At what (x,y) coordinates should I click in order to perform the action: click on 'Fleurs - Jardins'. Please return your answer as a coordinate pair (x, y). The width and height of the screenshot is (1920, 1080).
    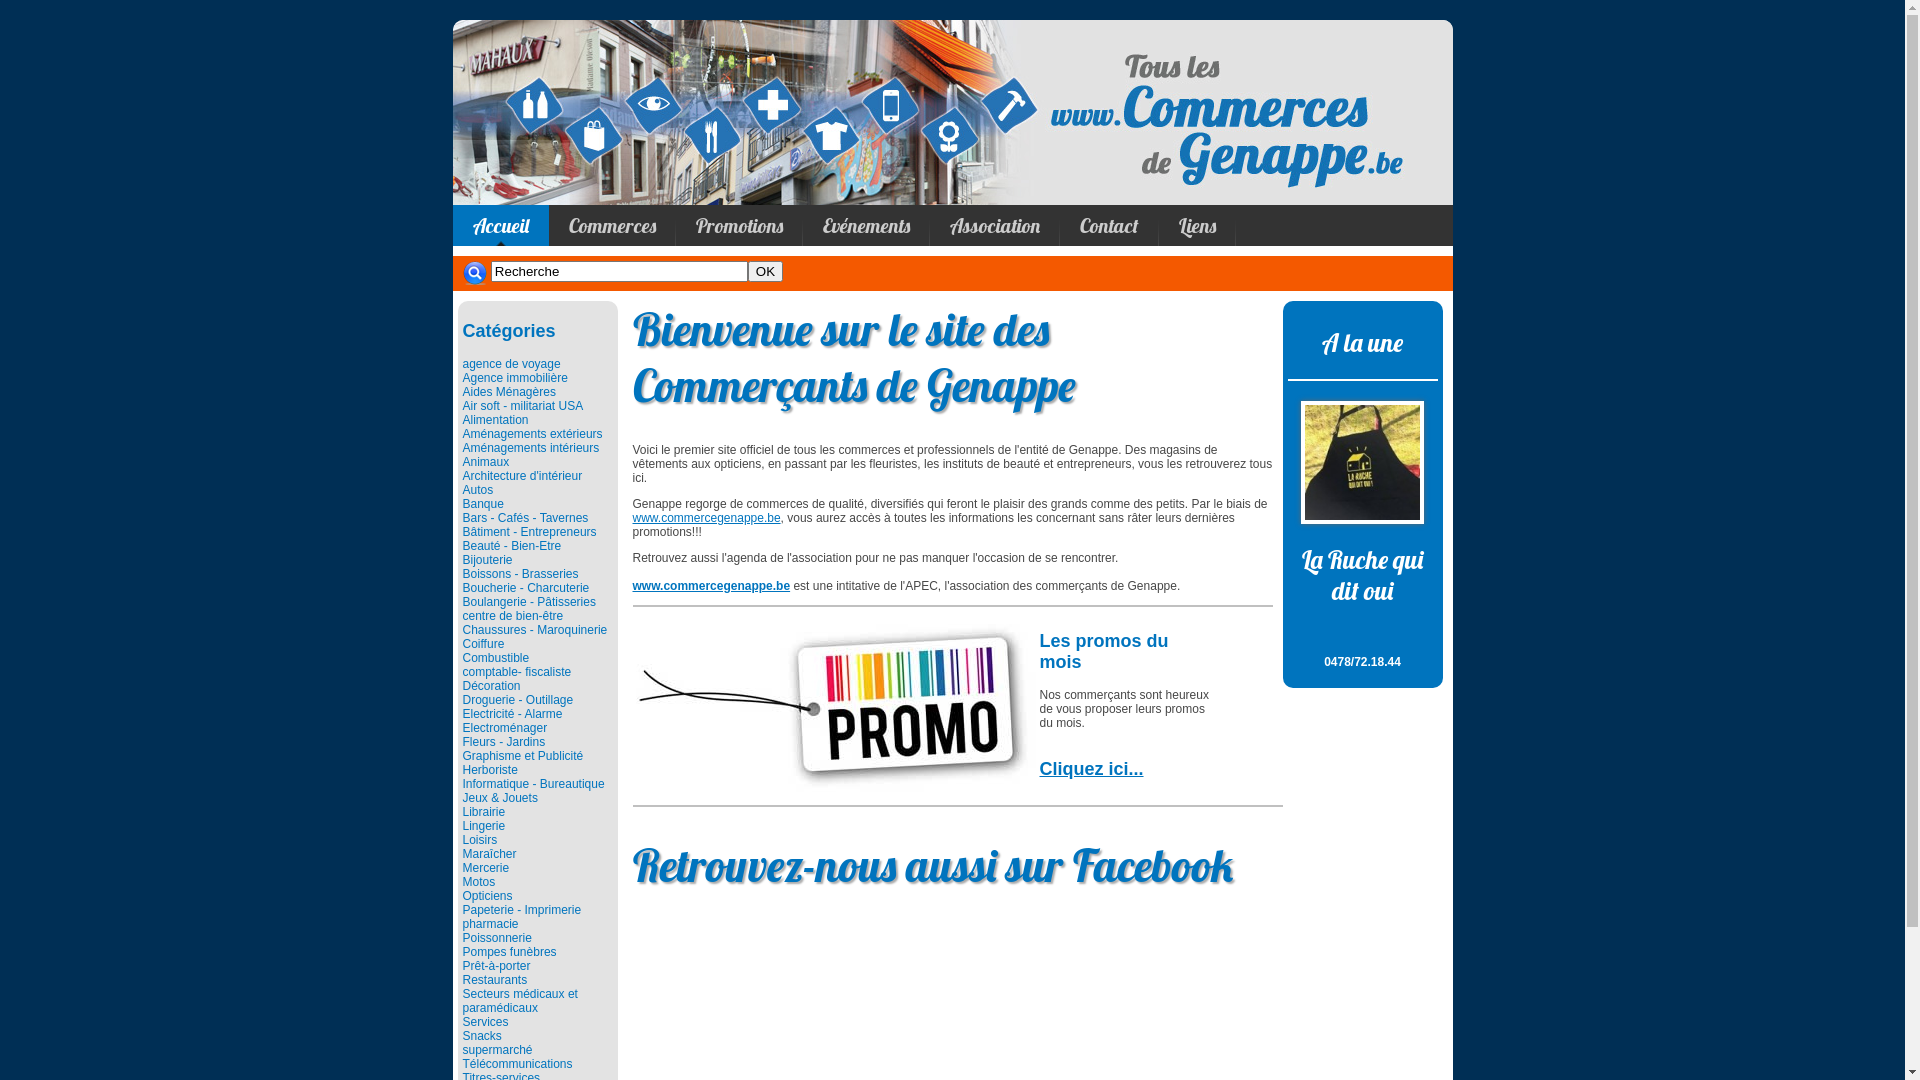
    Looking at the image, I should click on (503, 741).